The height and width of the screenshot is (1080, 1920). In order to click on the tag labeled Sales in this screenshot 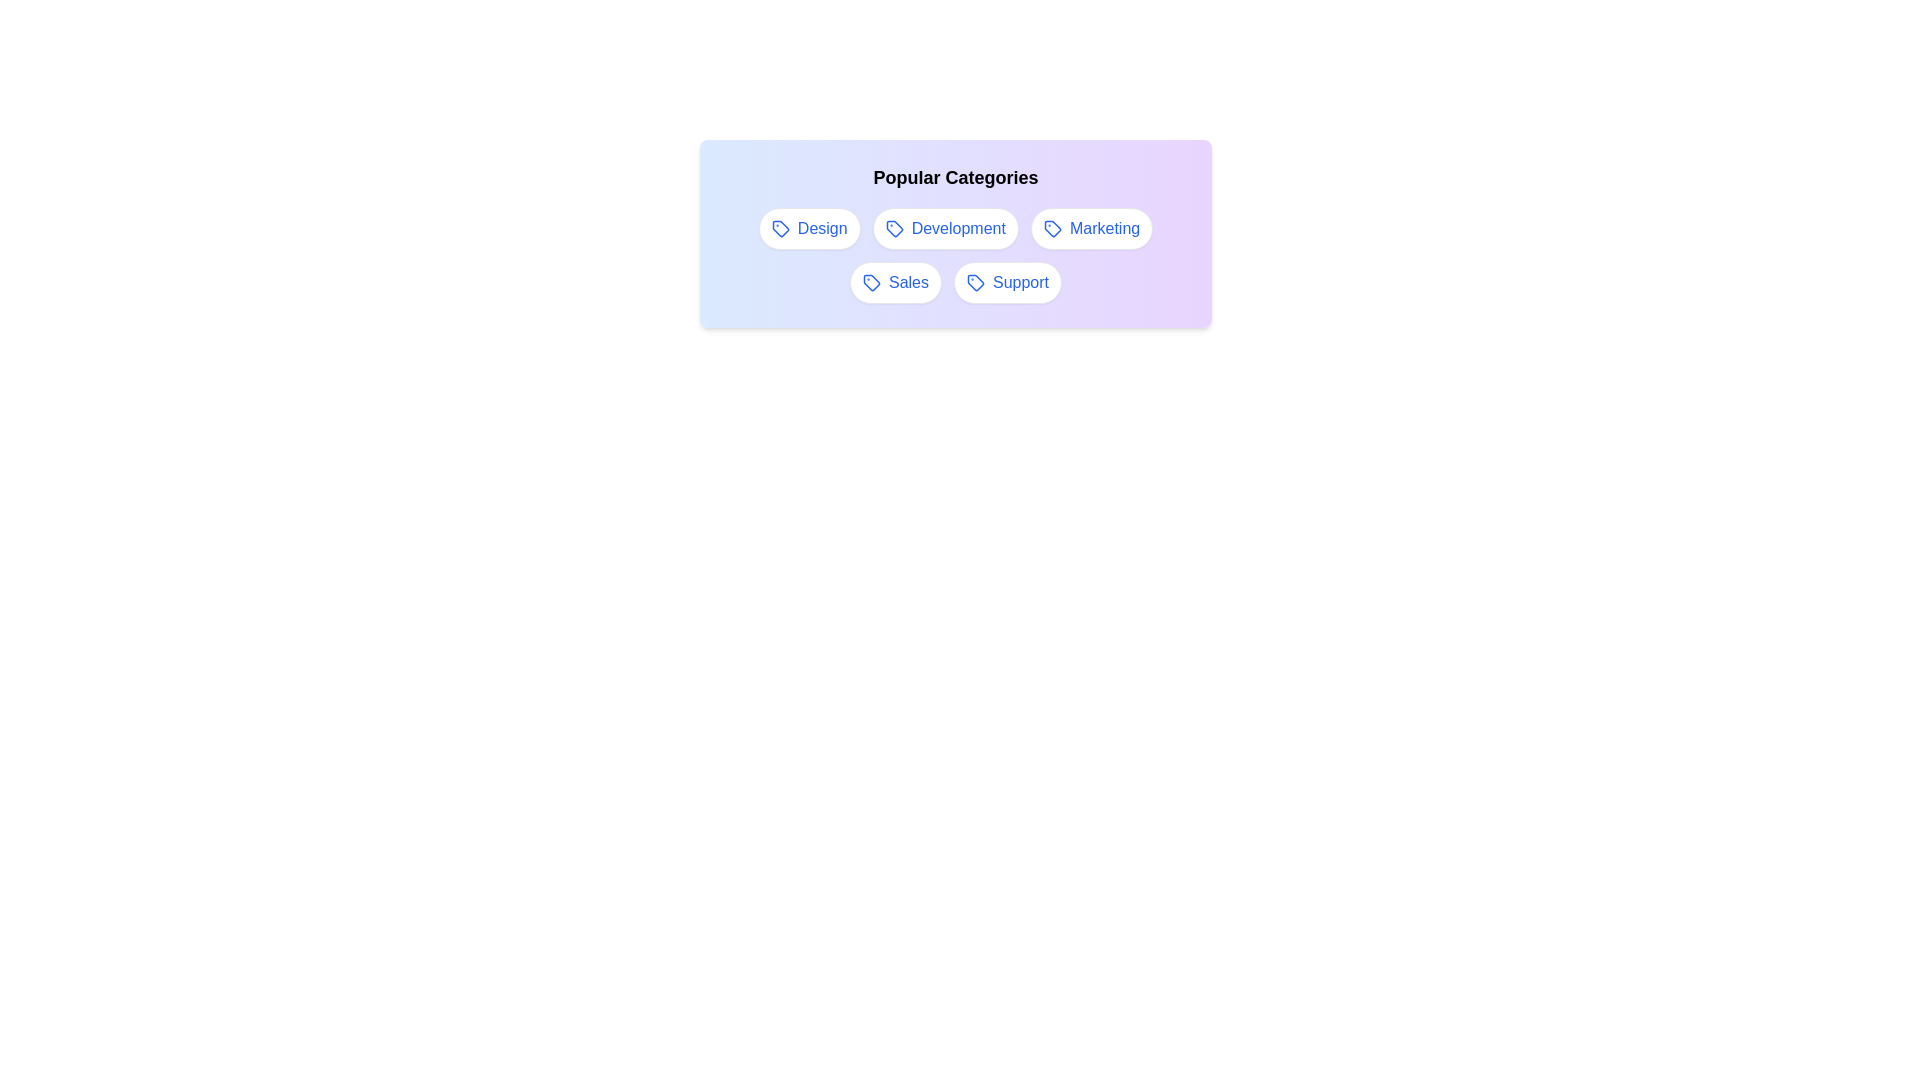, I will do `click(895, 282)`.